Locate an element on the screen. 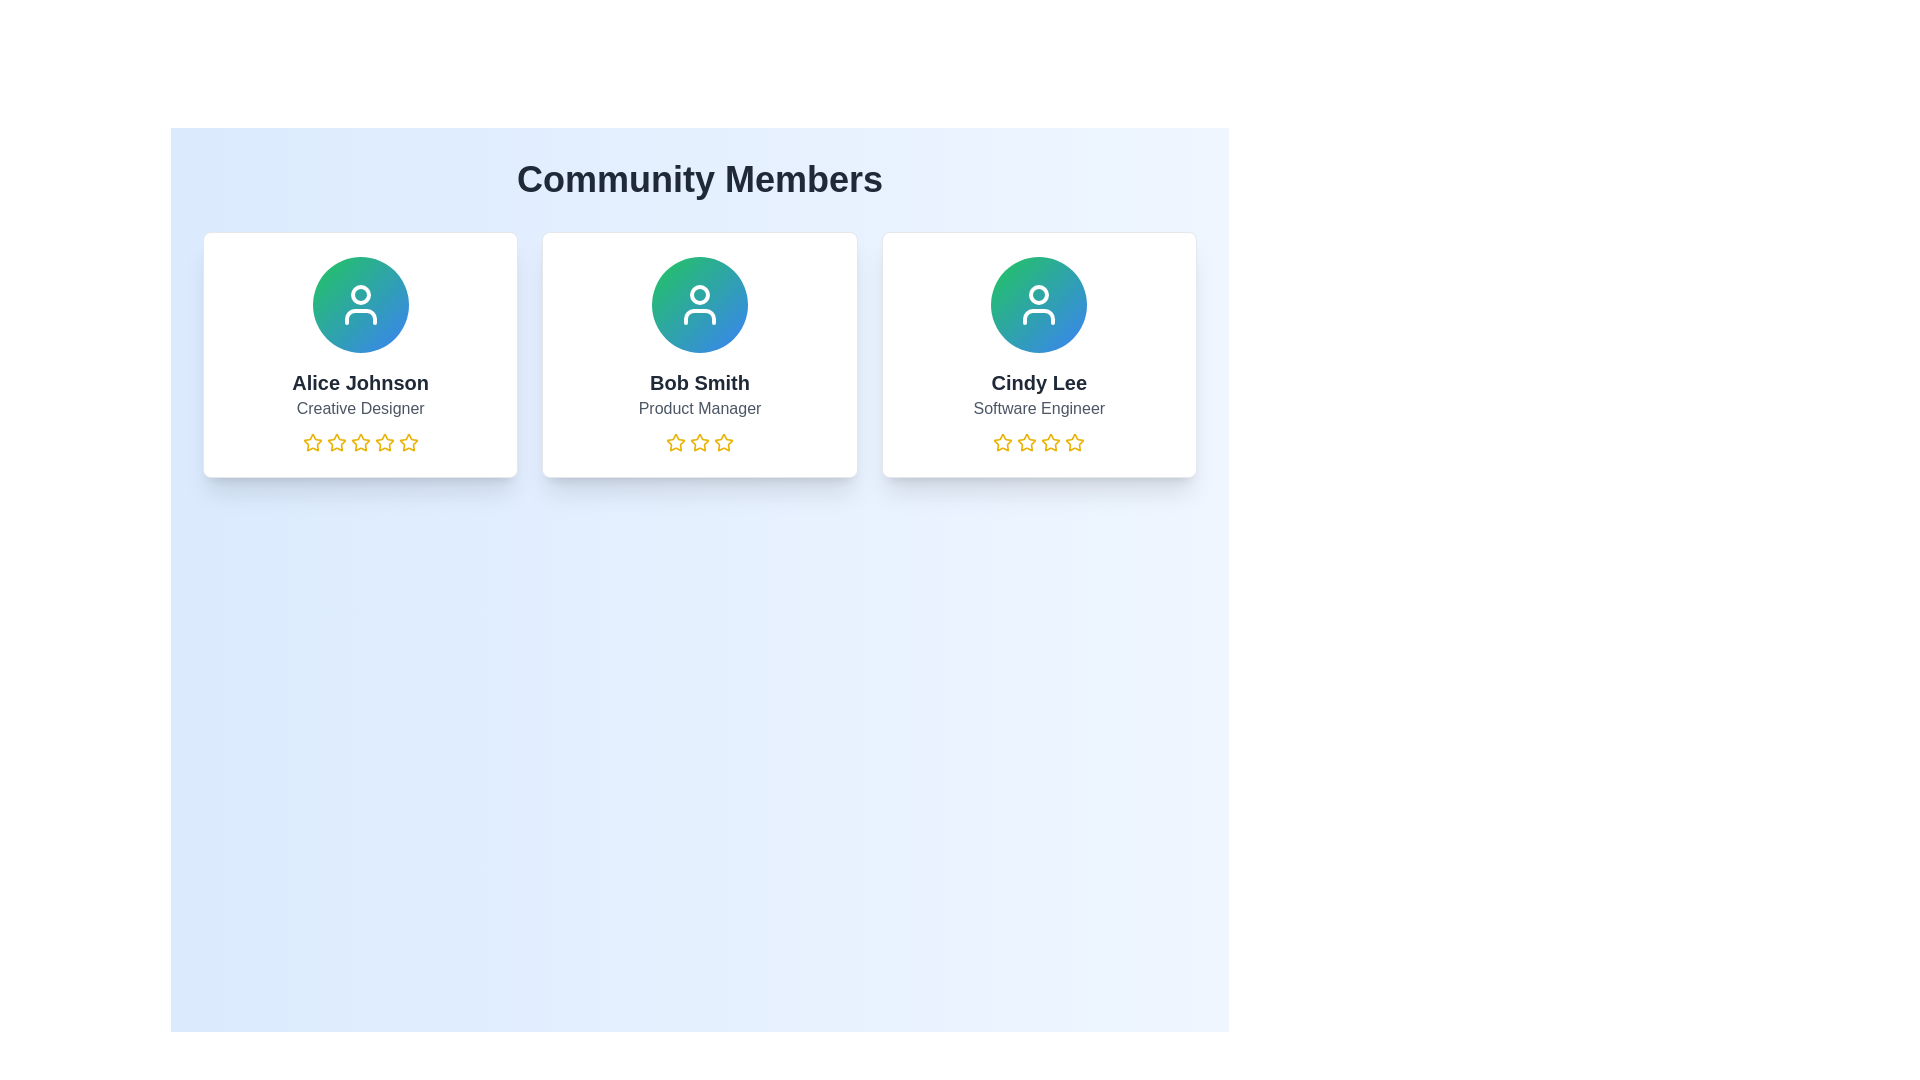  the text display that shows the name and professional title of the individual 'Bob Smith', which is centrally located in the card, positioned below the profile image and above the row of star icons is located at coordinates (700, 410).